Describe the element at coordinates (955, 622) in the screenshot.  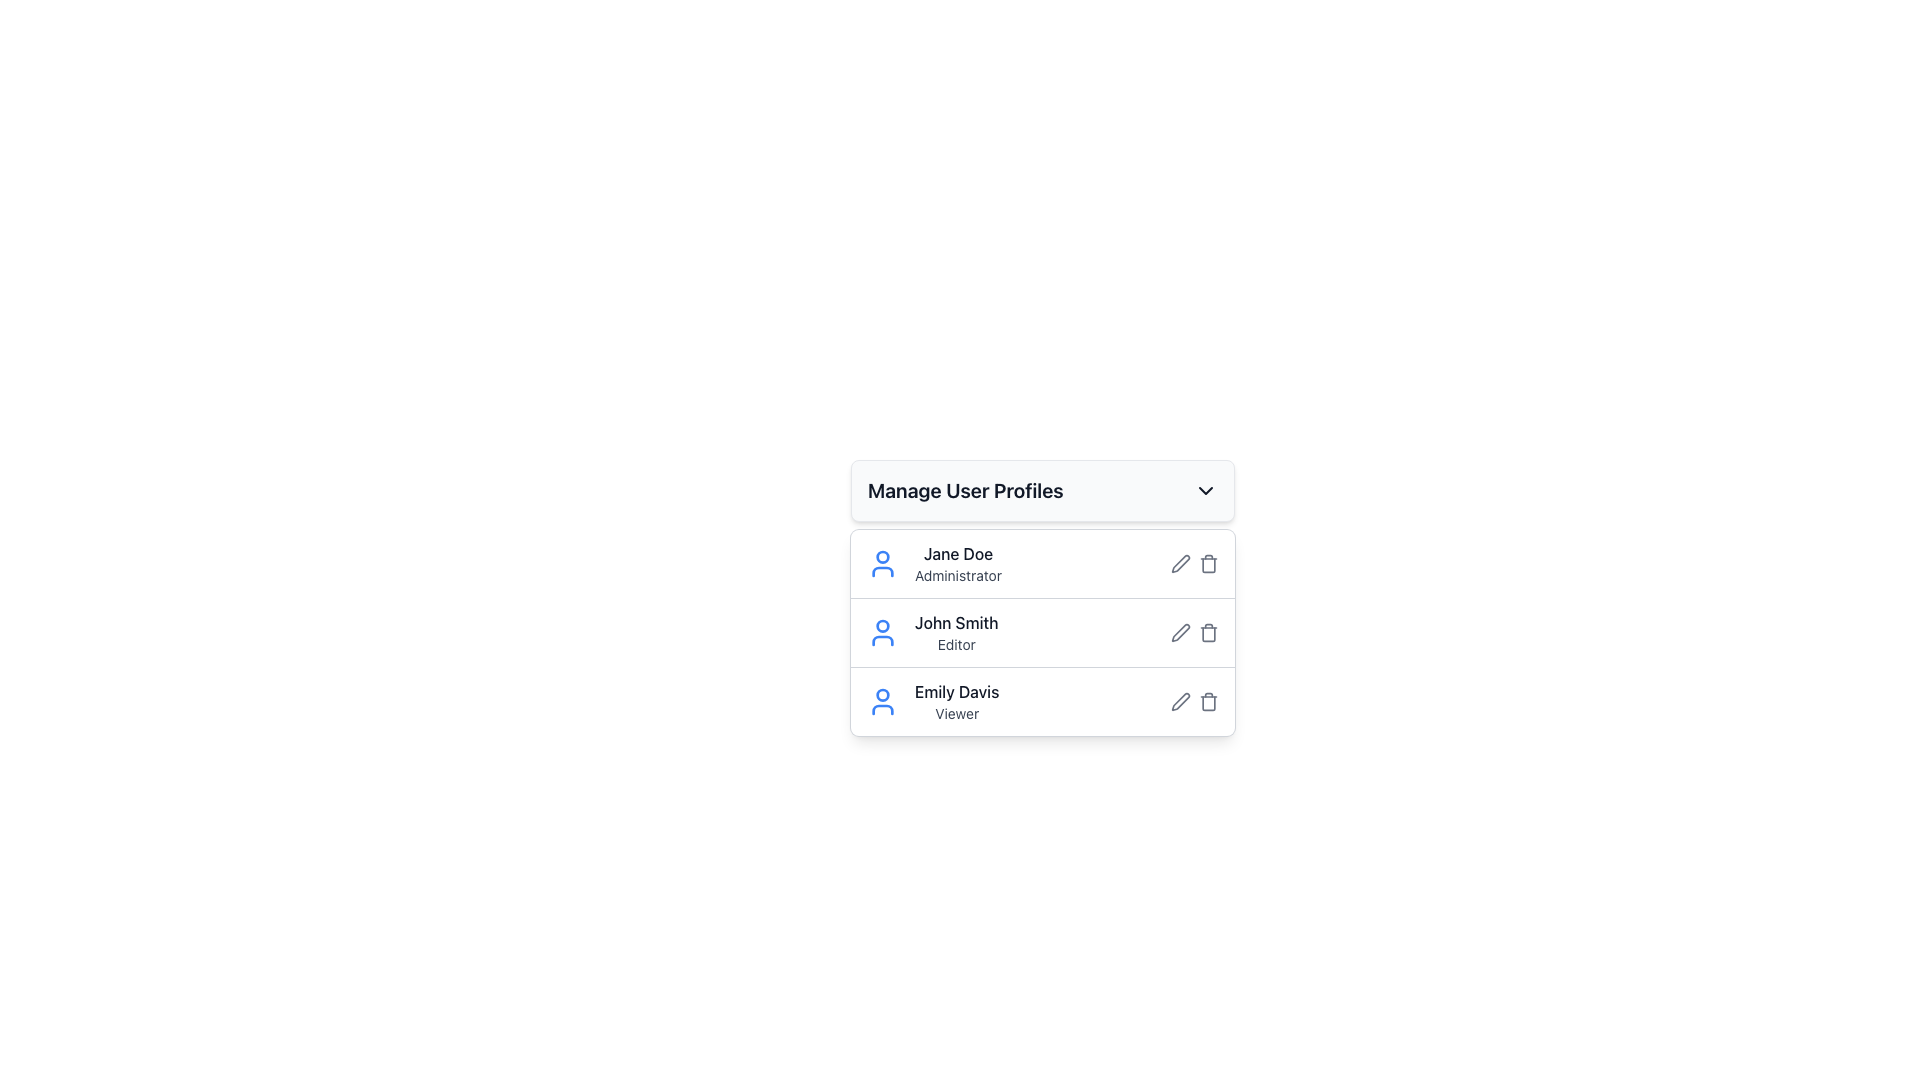
I see `the text label displaying 'John Smith' in dark gray color, which is part of the user profile listing under 'Manage User Profiles'` at that location.